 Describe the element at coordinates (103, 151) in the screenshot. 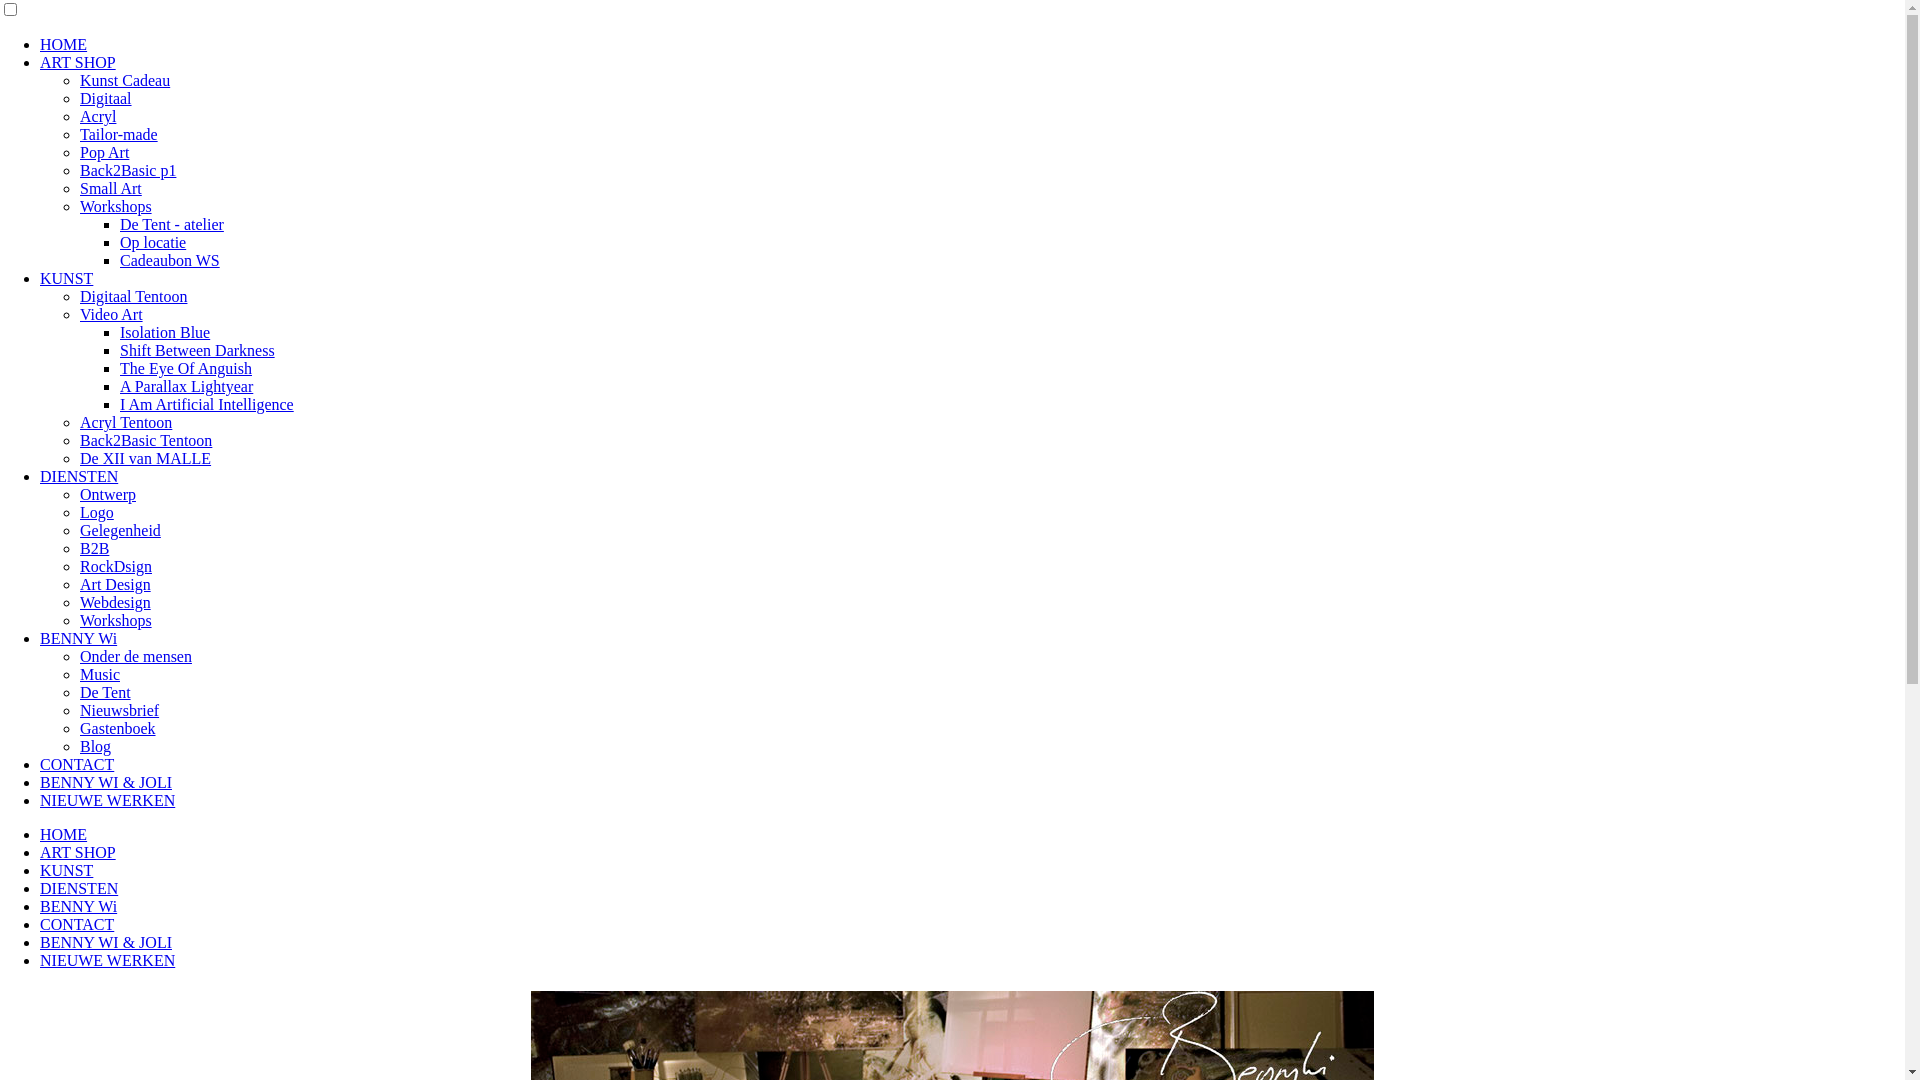

I see `'Pop Art'` at that location.